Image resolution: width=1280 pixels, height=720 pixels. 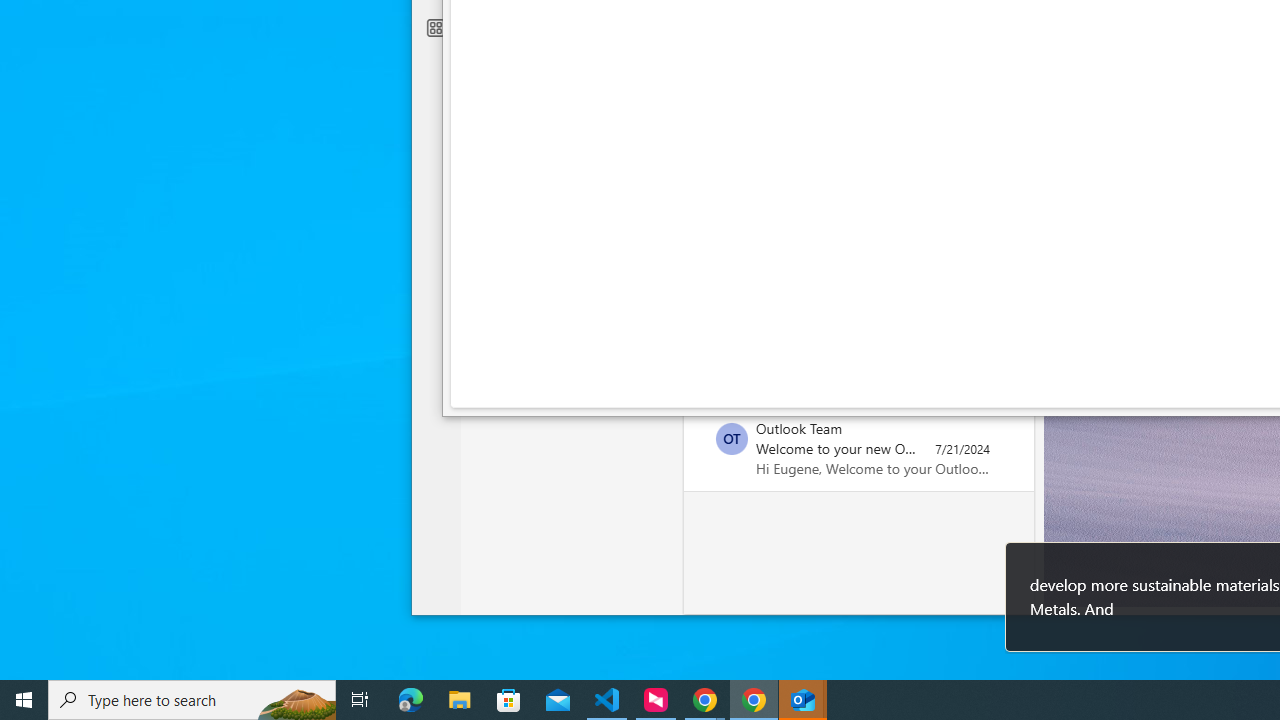 I want to click on 'Task View', so click(x=359, y=698).